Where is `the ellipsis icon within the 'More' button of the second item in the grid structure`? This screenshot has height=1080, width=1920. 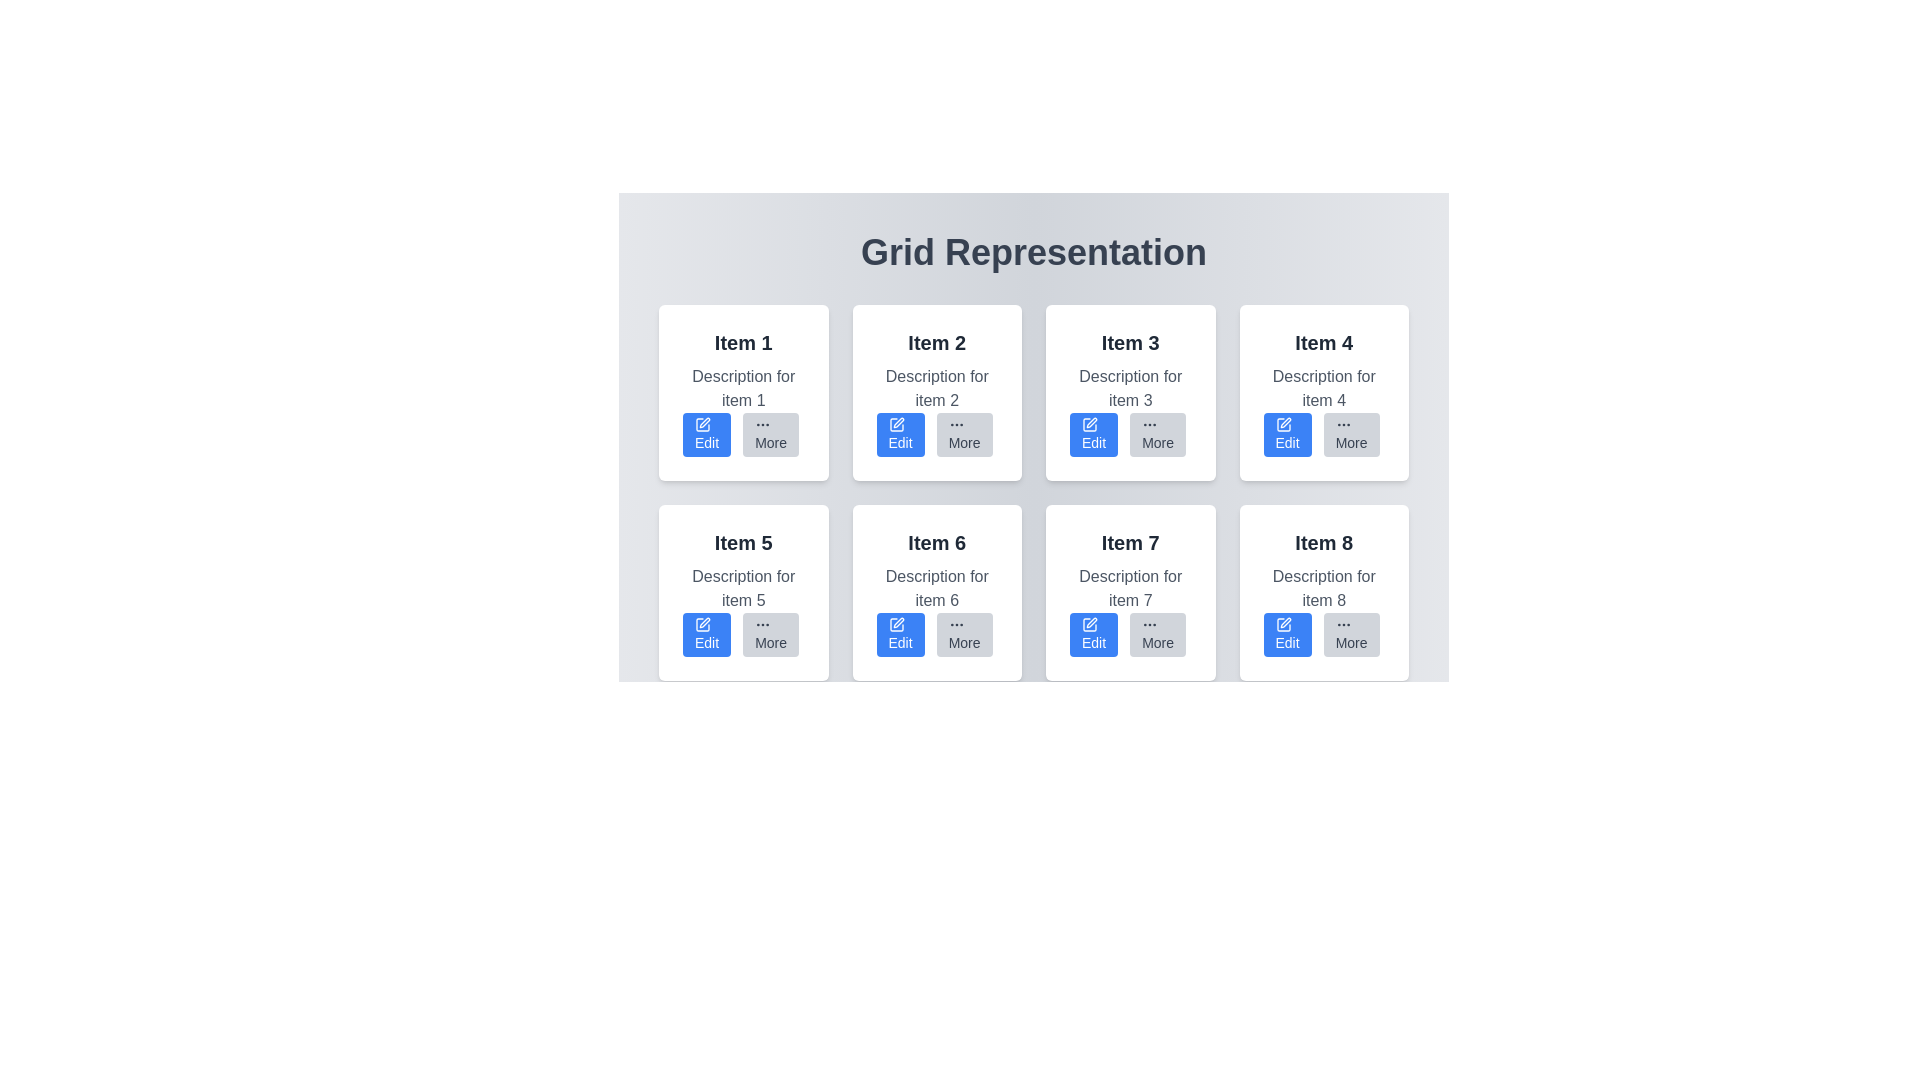 the ellipsis icon within the 'More' button of the second item in the grid structure is located at coordinates (762, 423).